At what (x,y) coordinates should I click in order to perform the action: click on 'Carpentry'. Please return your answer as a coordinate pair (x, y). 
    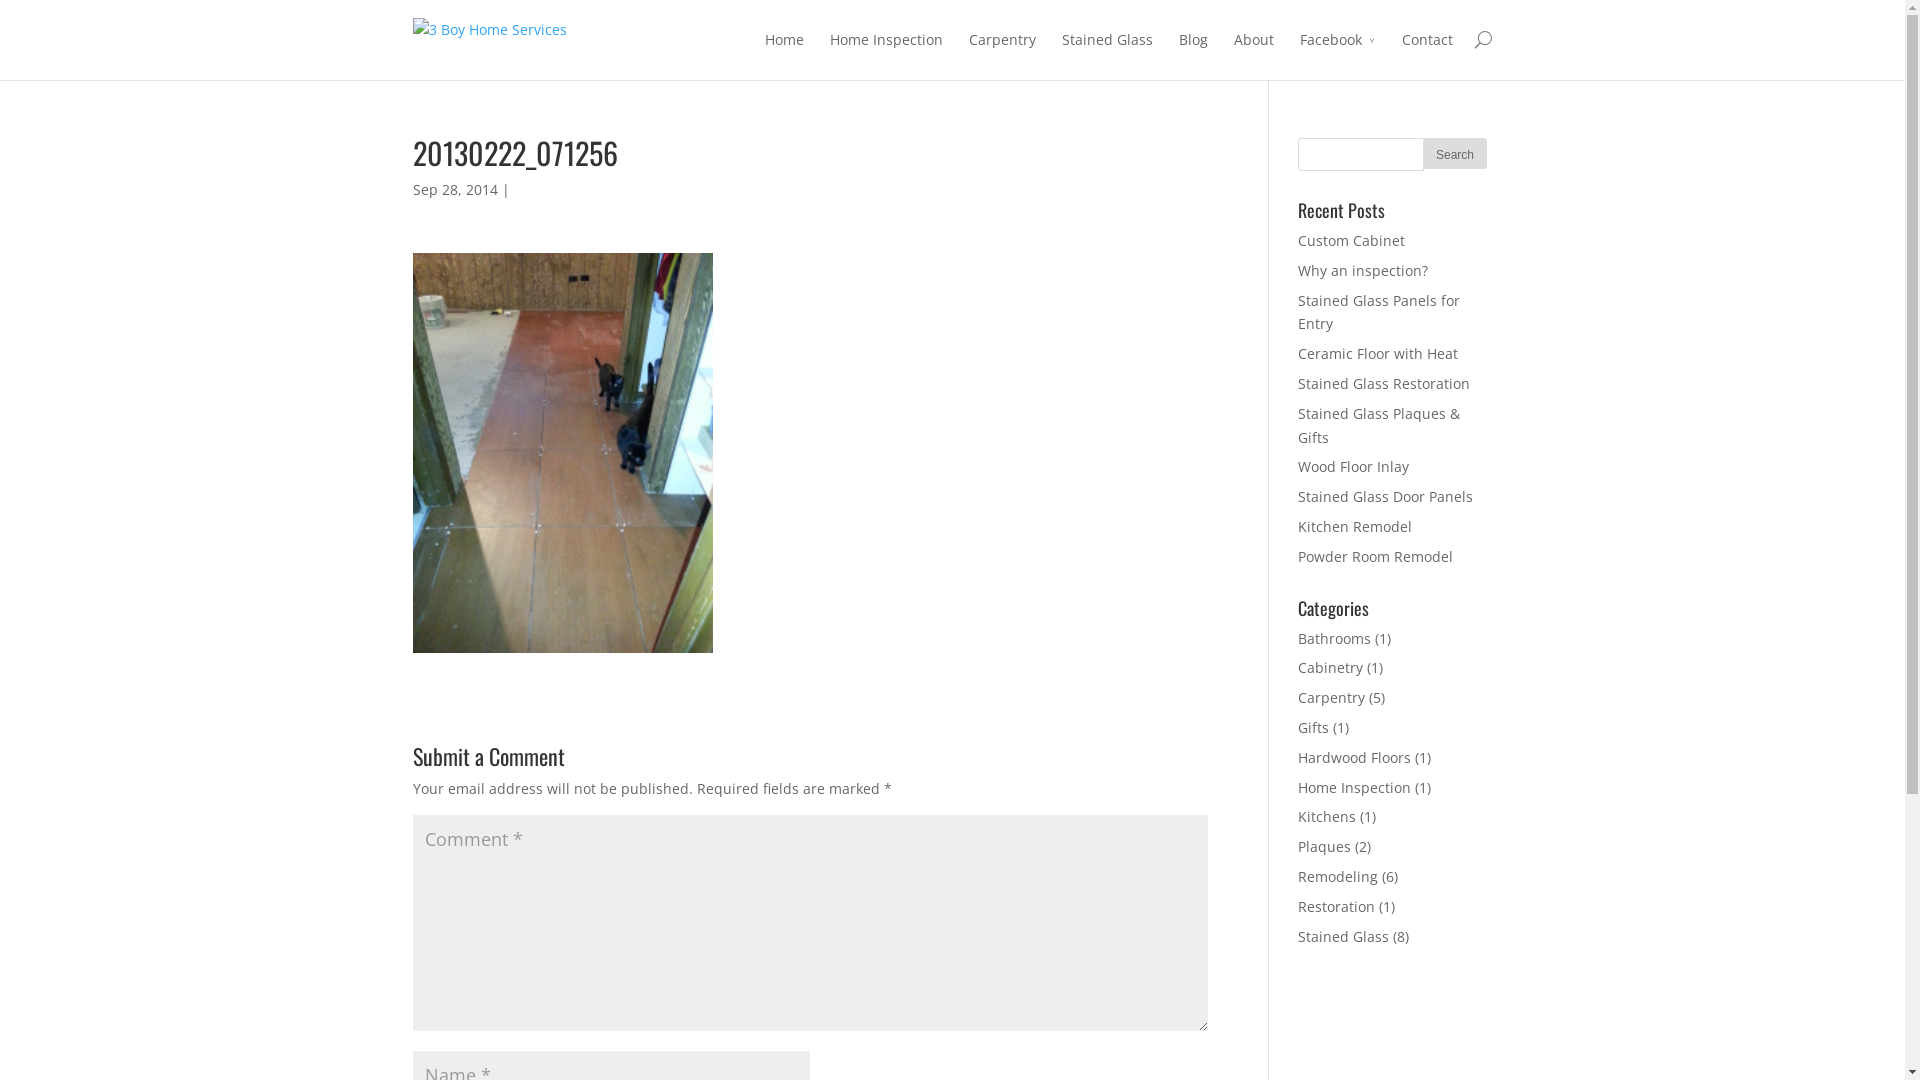
    Looking at the image, I should click on (1331, 696).